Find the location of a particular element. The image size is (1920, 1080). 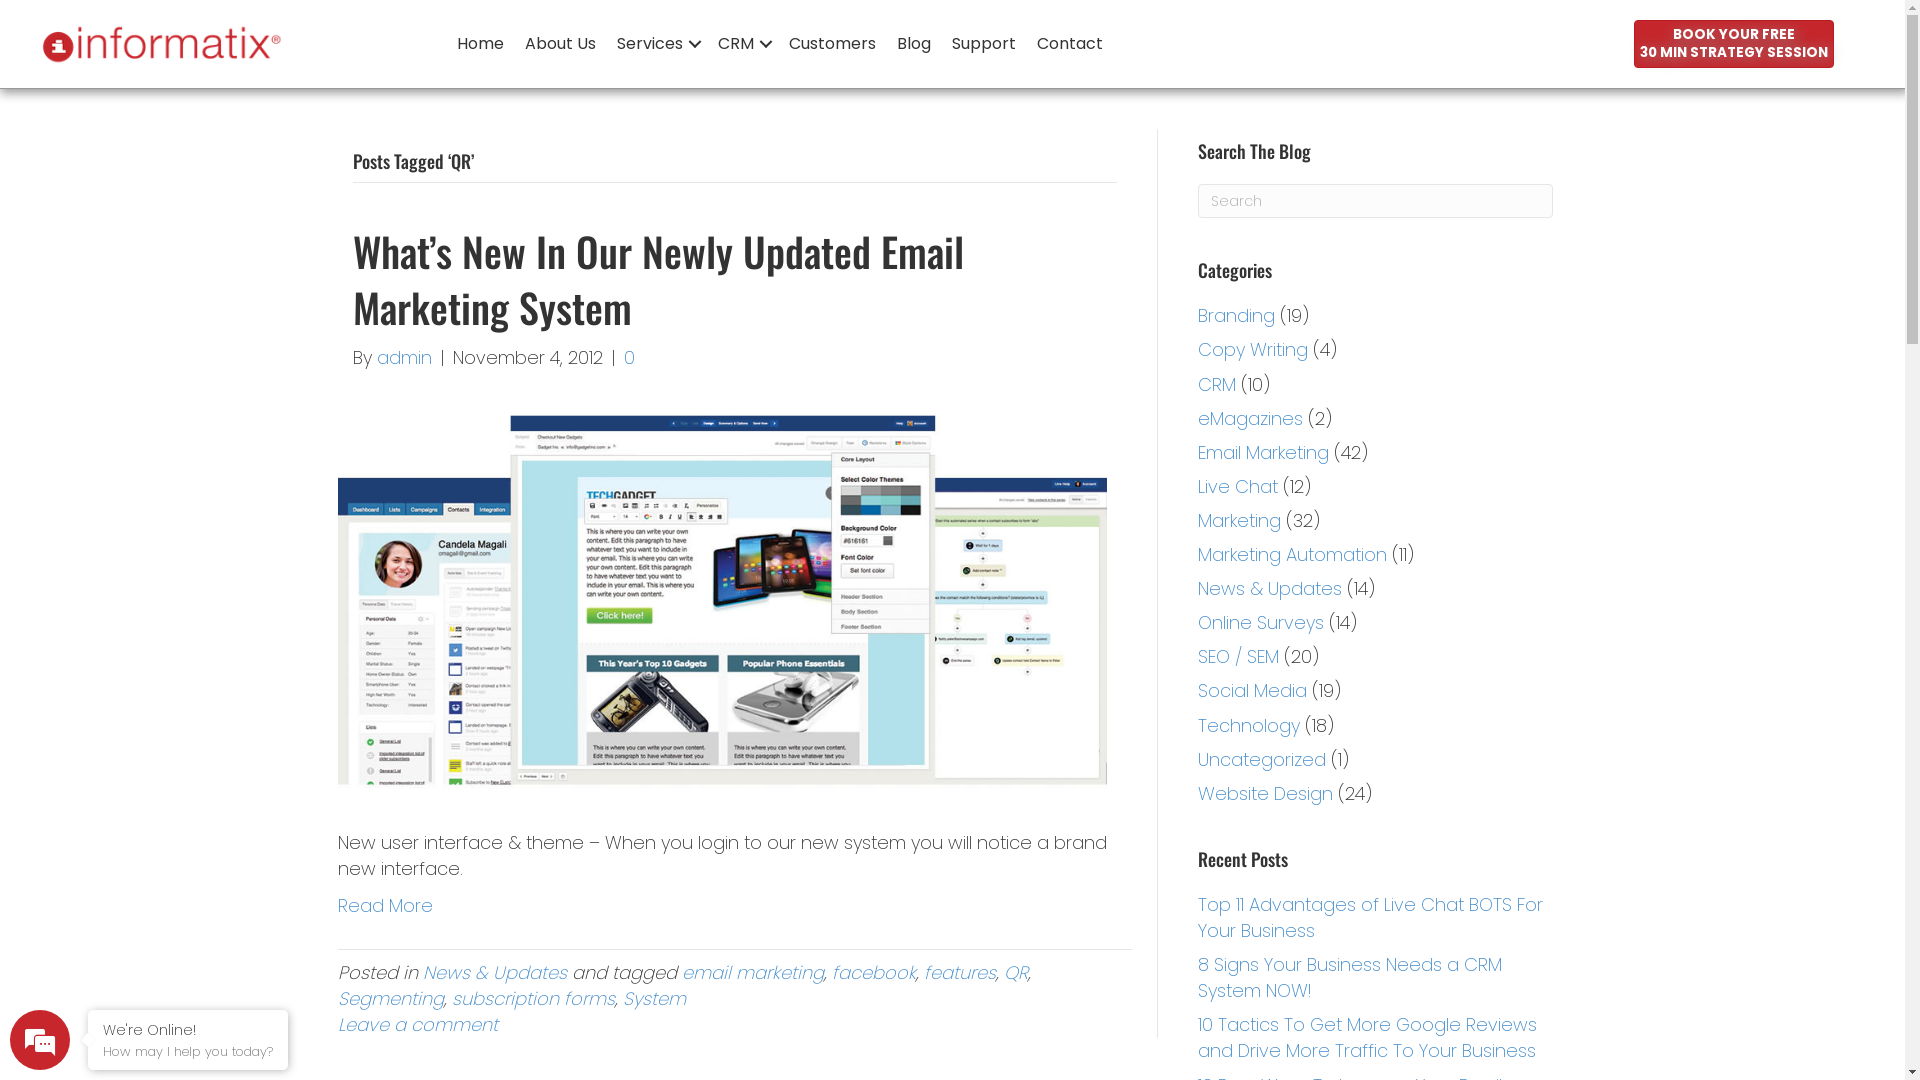

'email marketing' is located at coordinates (752, 971).